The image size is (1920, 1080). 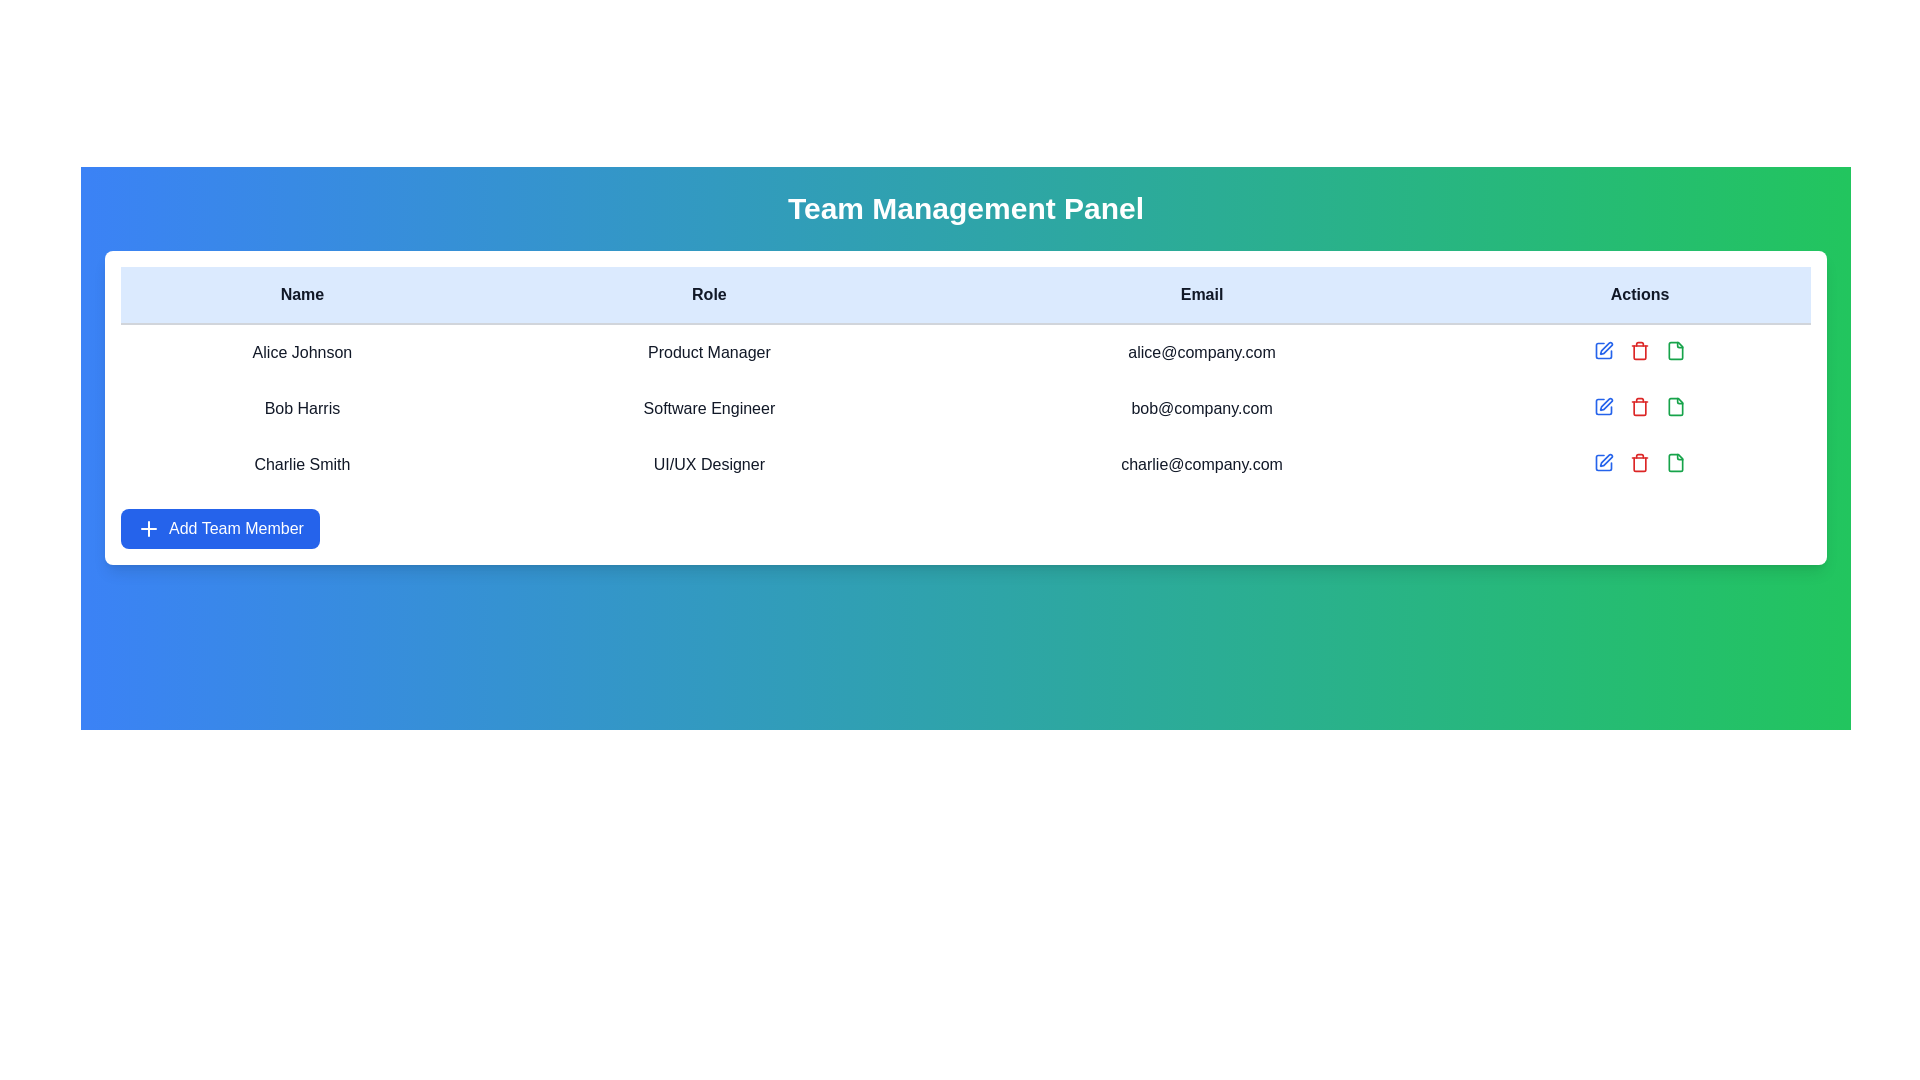 I want to click on the first clickable icon in the 'Actions' column of the team management table to initiate editing of the corresponding row's data, so click(x=1606, y=404).